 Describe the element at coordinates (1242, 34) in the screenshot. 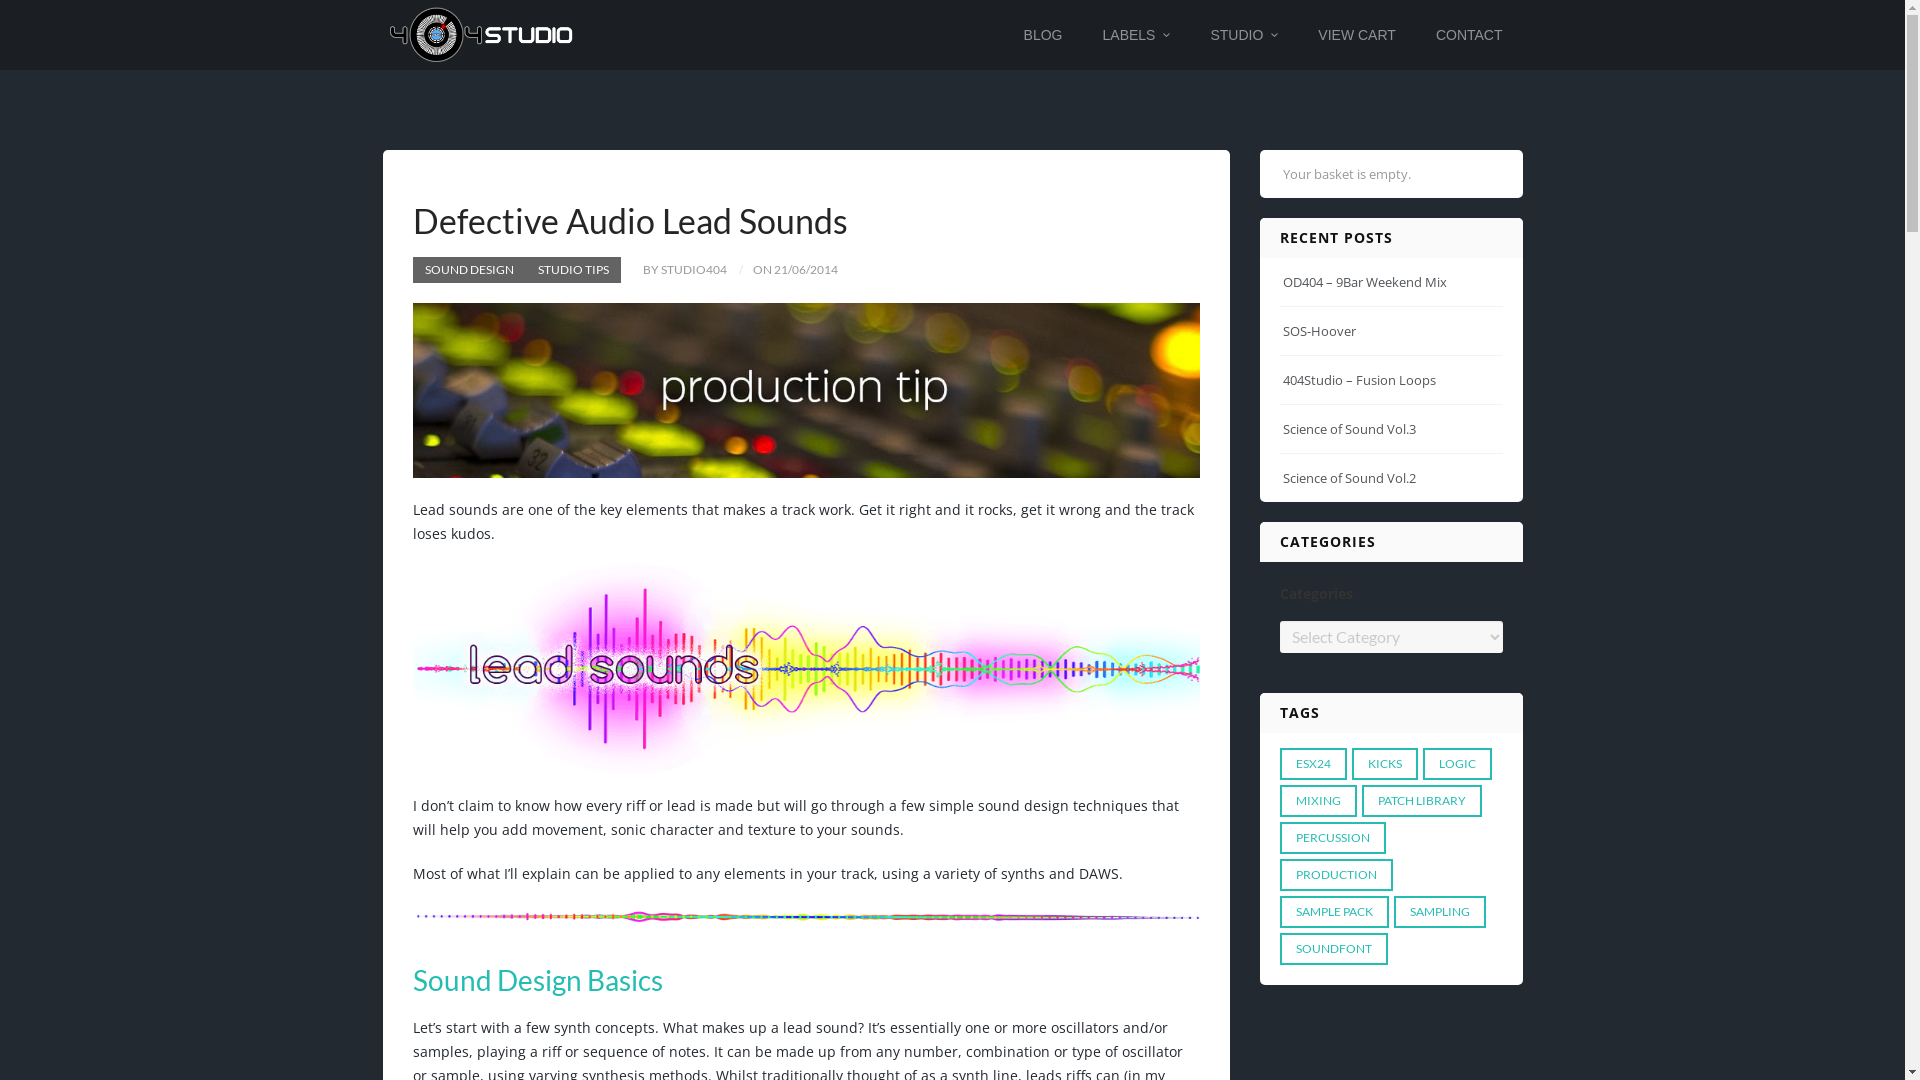

I see `'STUDIO'` at that location.